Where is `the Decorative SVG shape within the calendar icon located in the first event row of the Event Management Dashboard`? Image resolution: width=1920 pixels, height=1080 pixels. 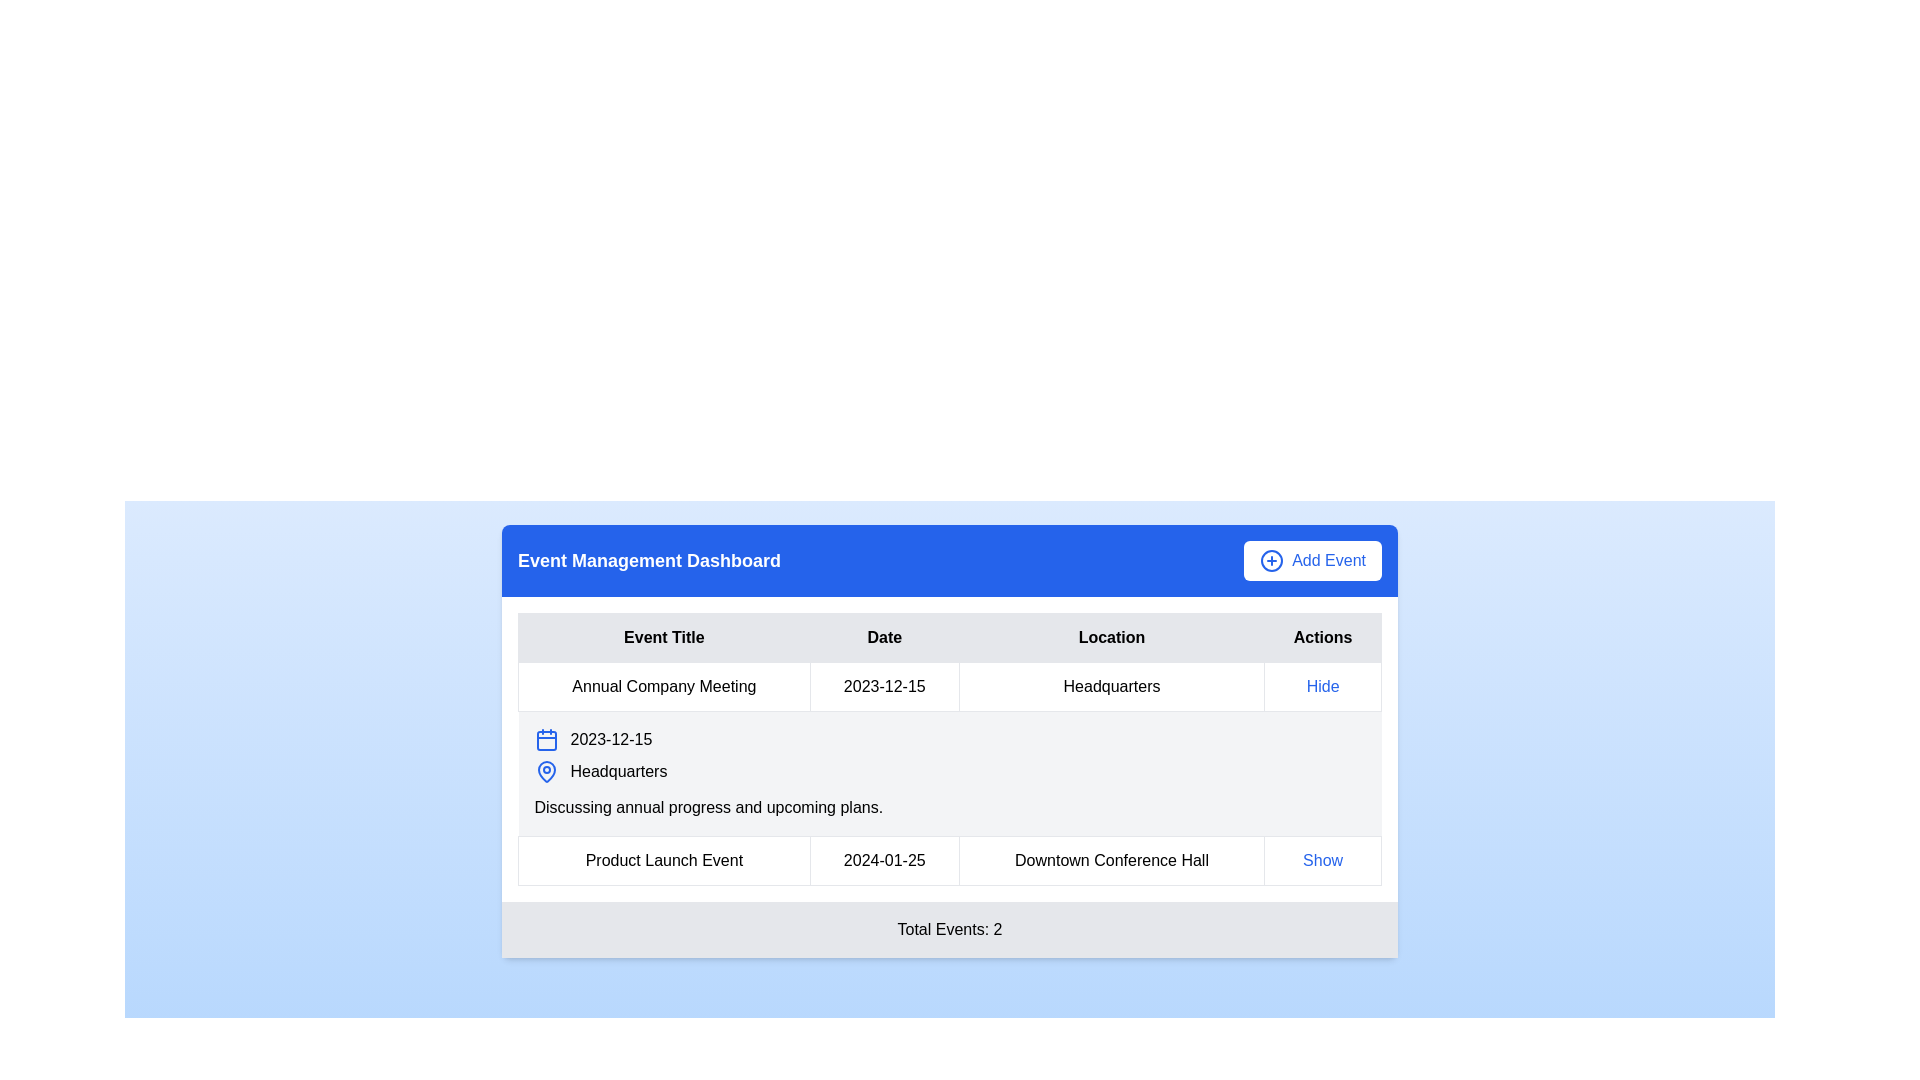
the Decorative SVG shape within the calendar icon located in the first event row of the Event Management Dashboard is located at coordinates (546, 740).